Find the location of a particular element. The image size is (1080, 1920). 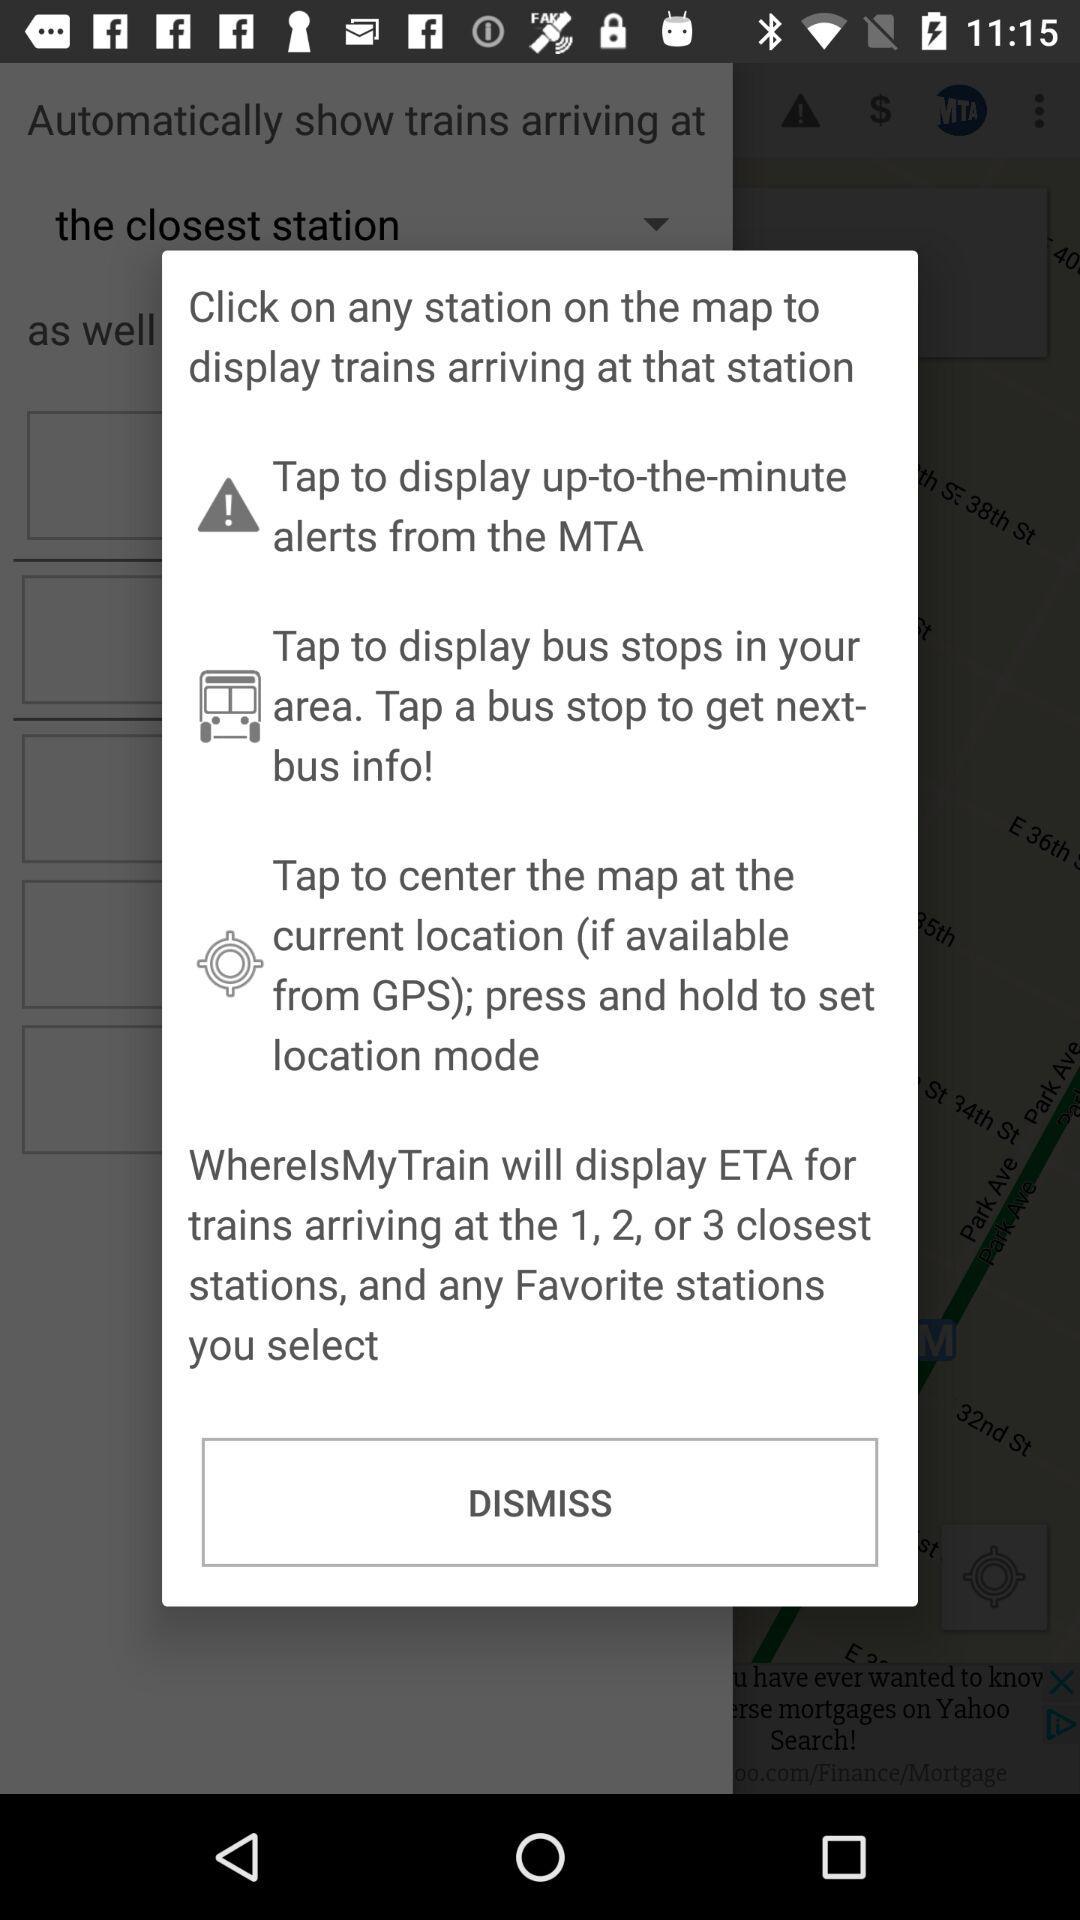

dismiss icon is located at coordinates (540, 1502).